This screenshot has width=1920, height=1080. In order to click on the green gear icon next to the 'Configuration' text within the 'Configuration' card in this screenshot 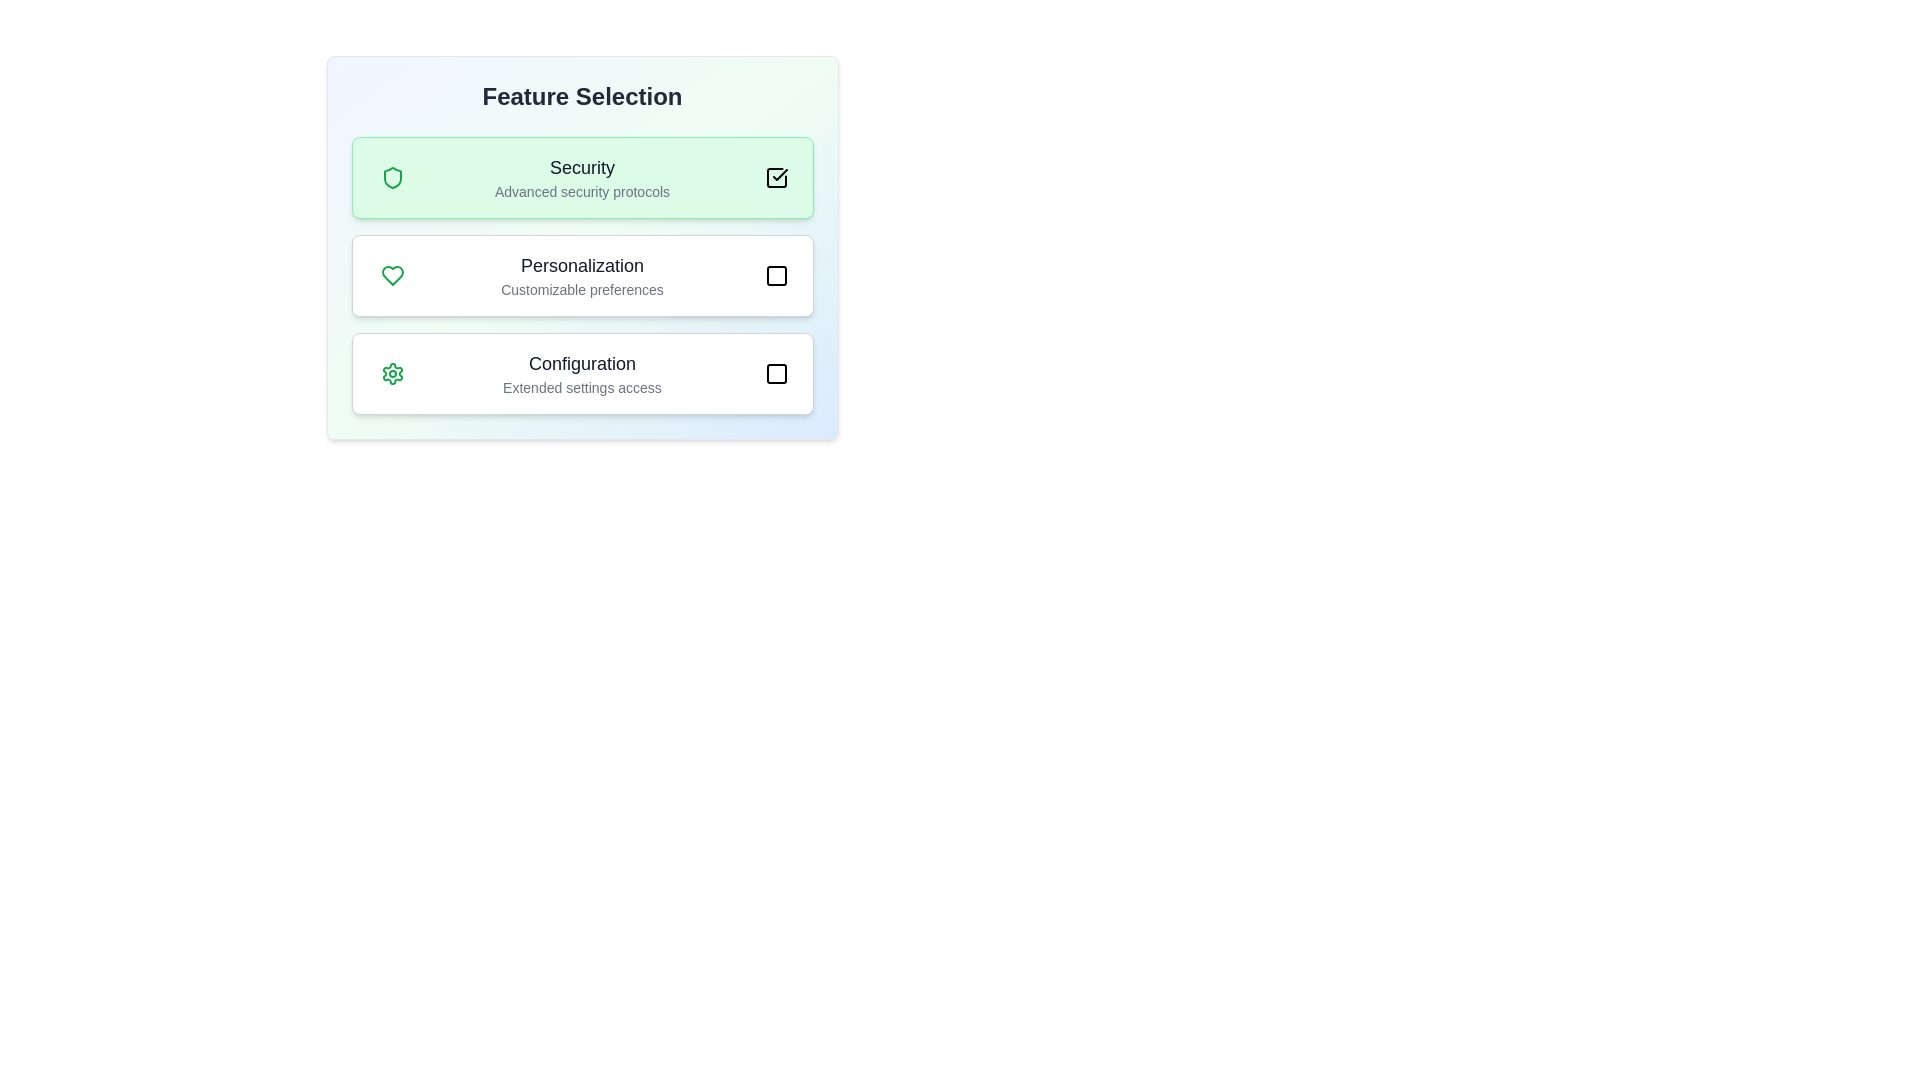, I will do `click(392, 374)`.